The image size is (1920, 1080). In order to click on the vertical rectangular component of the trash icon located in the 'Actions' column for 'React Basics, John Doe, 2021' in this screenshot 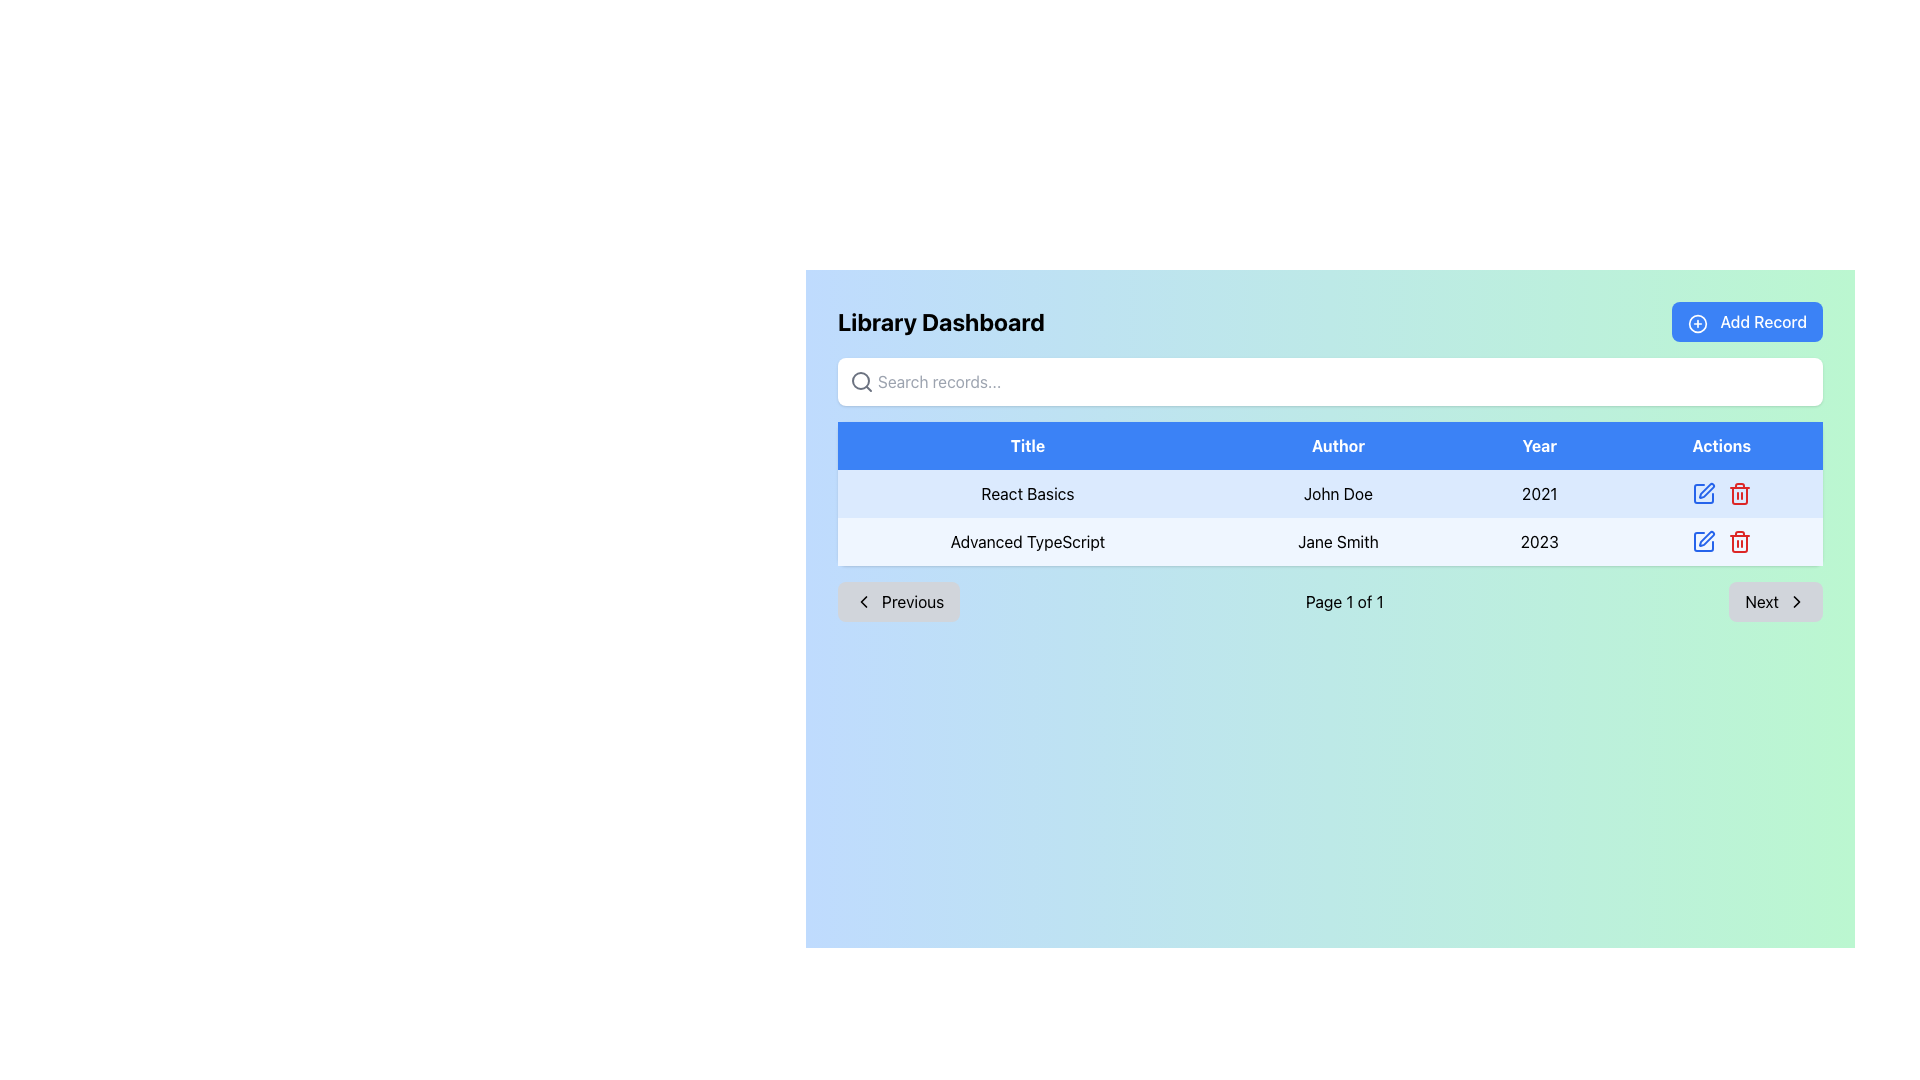, I will do `click(1738, 495)`.